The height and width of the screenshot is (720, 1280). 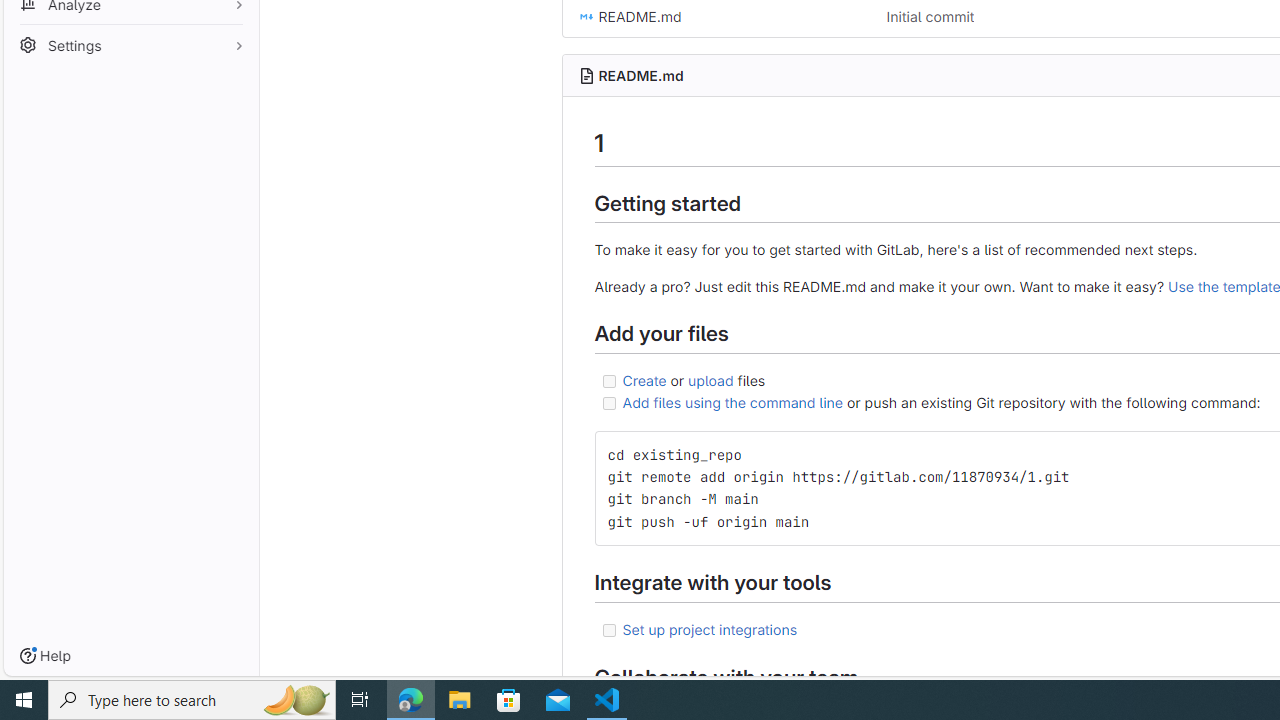 What do you see at coordinates (731, 402) in the screenshot?
I see `'Add files using the command line'` at bounding box center [731, 402].